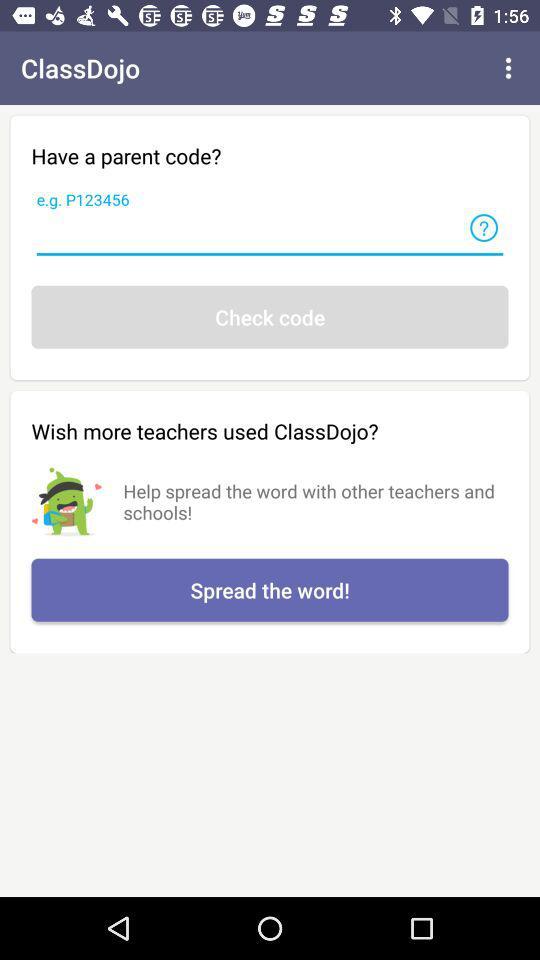  I want to click on icon page, so click(483, 228).